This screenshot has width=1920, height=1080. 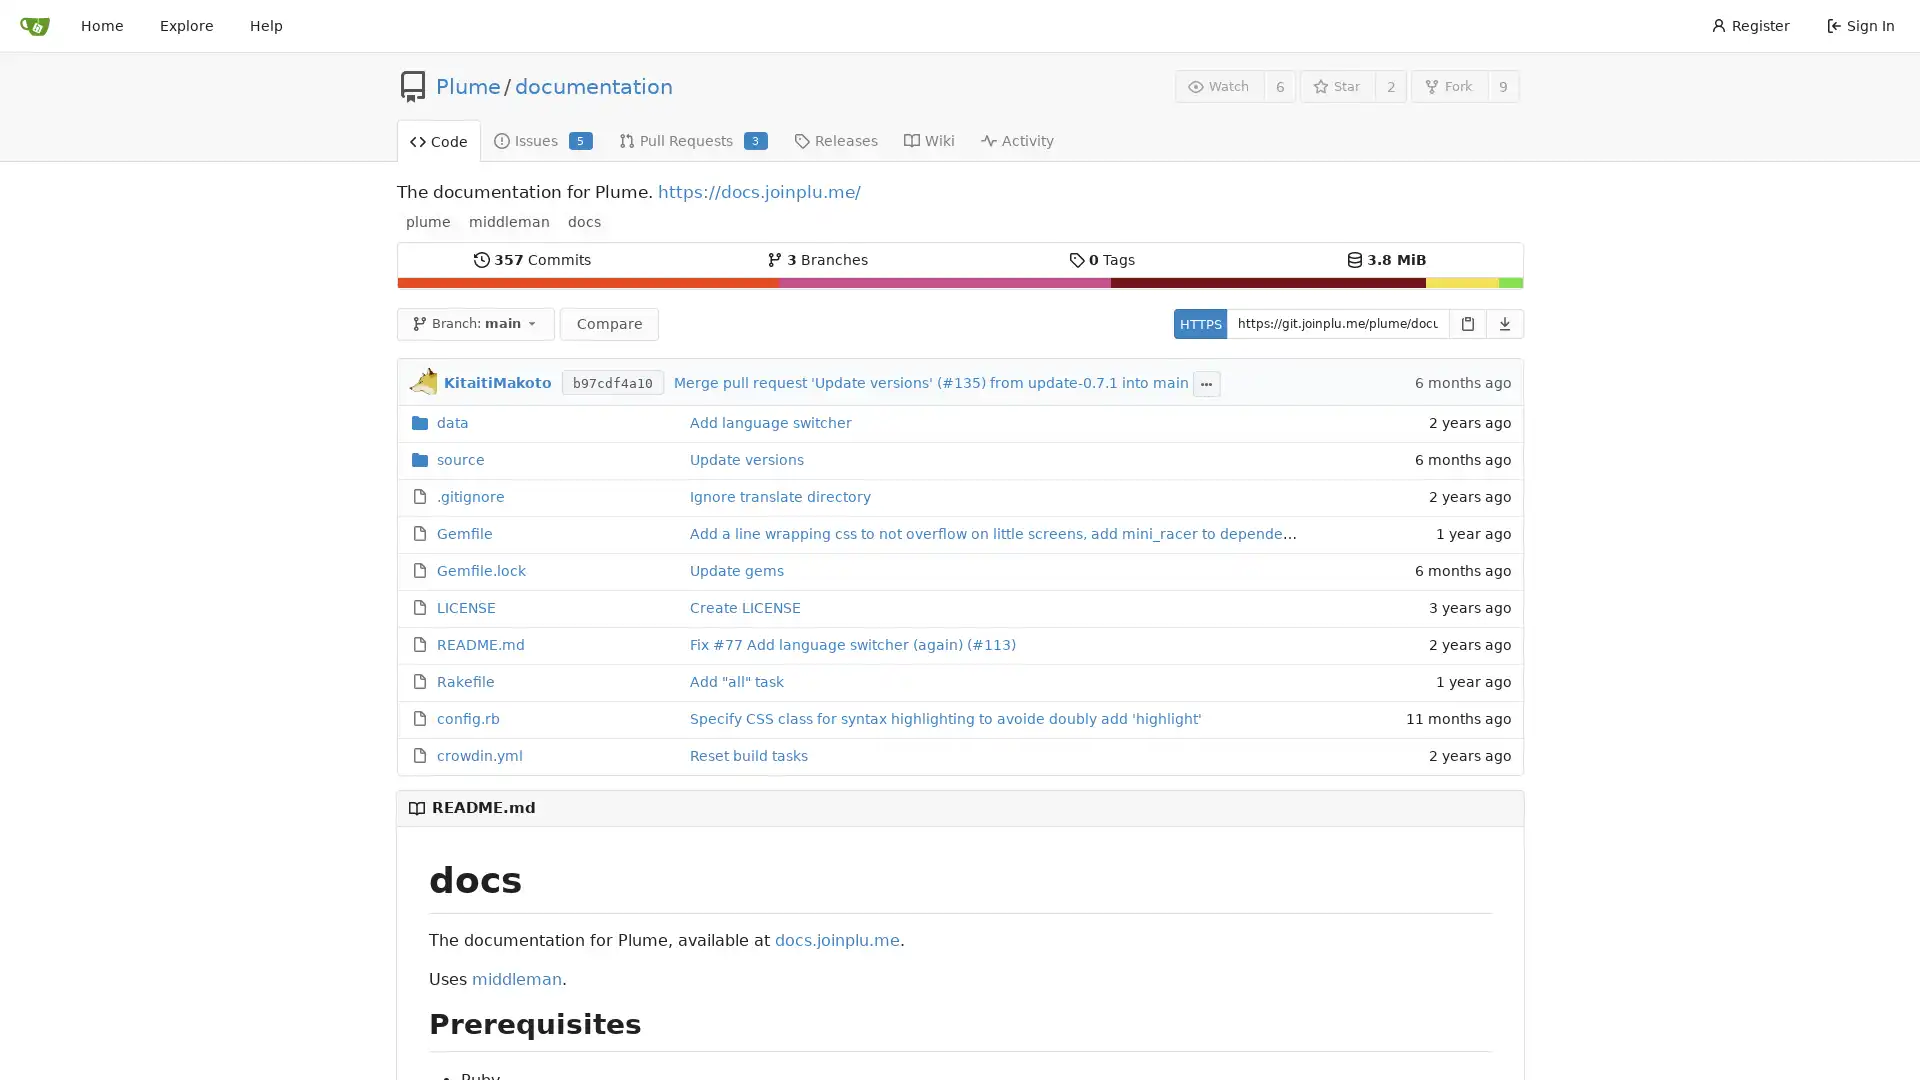 What do you see at coordinates (1199, 323) in the screenshot?
I see `HTTPS` at bounding box center [1199, 323].